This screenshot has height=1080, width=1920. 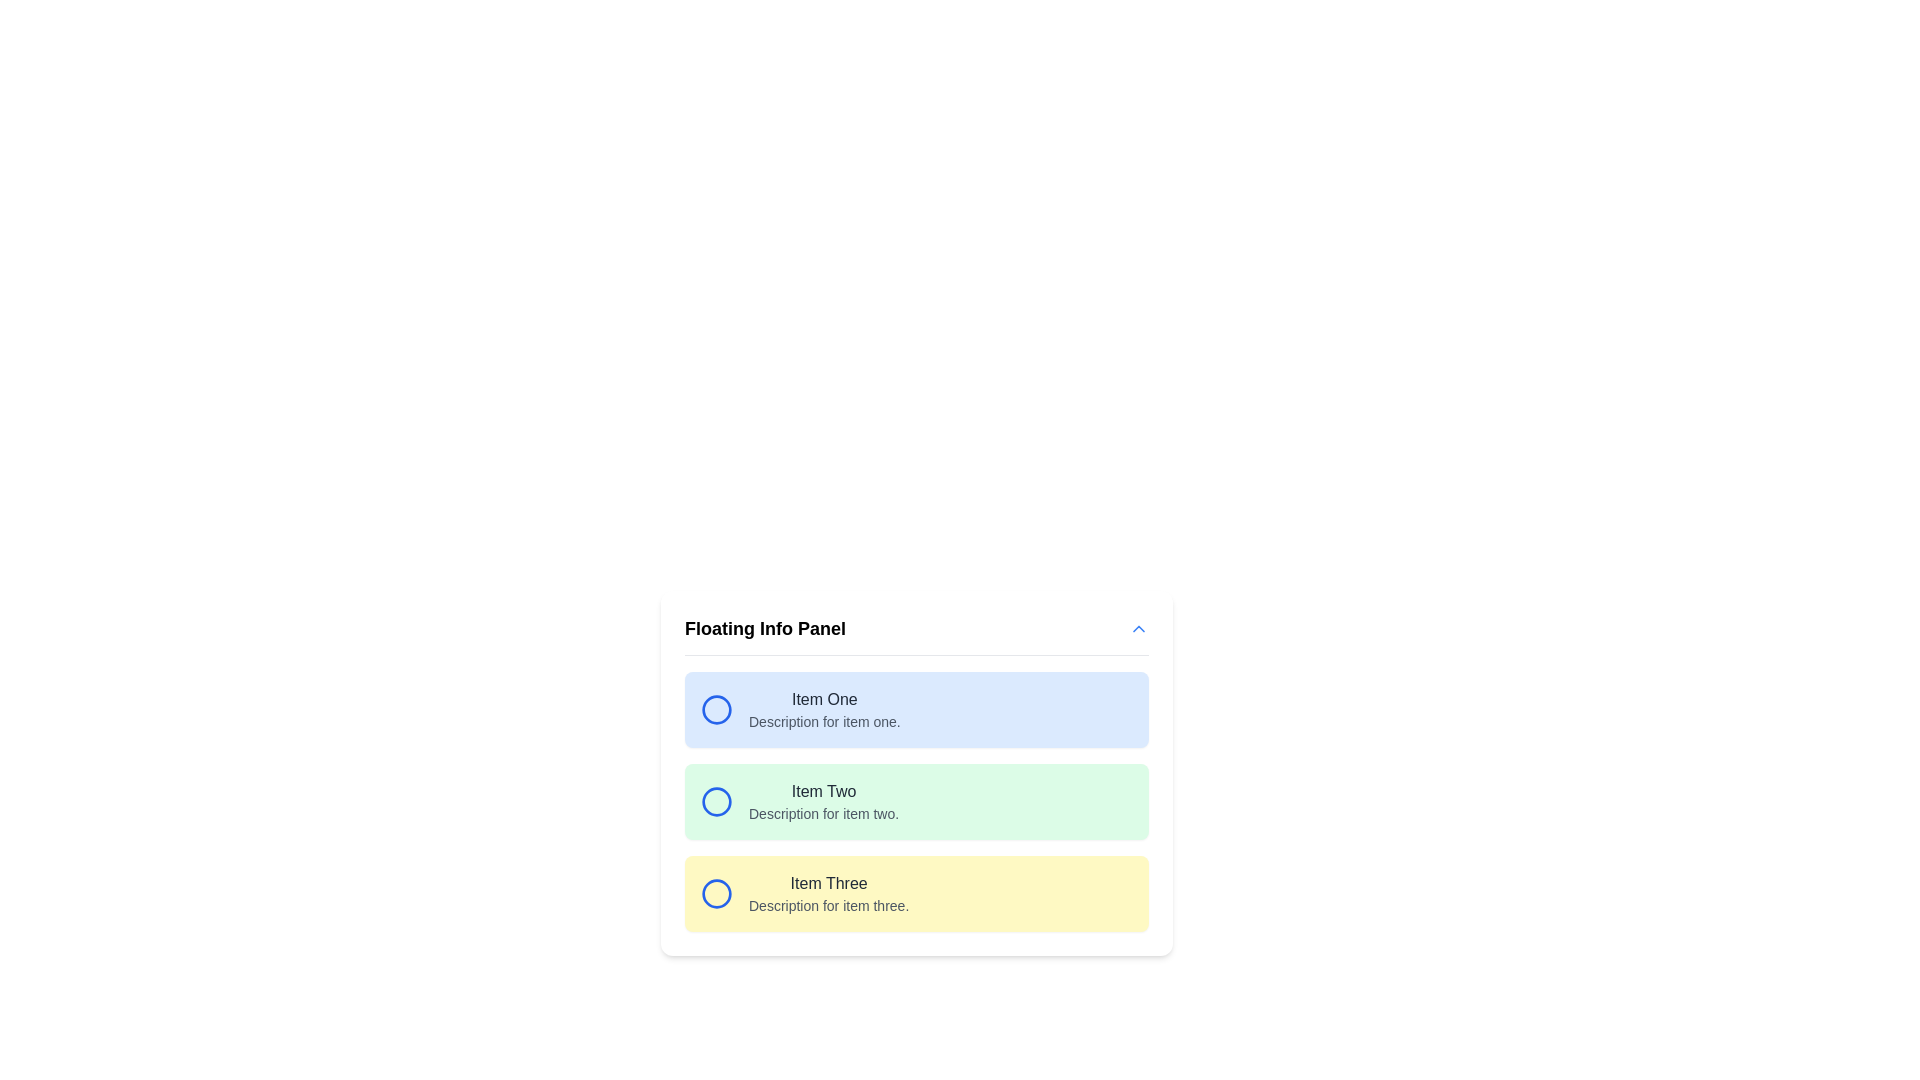 What do you see at coordinates (824, 790) in the screenshot?
I see `the text label indicating 'Item Two' in the Floating Info Panel, which is positioned in the center of the green row` at bounding box center [824, 790].